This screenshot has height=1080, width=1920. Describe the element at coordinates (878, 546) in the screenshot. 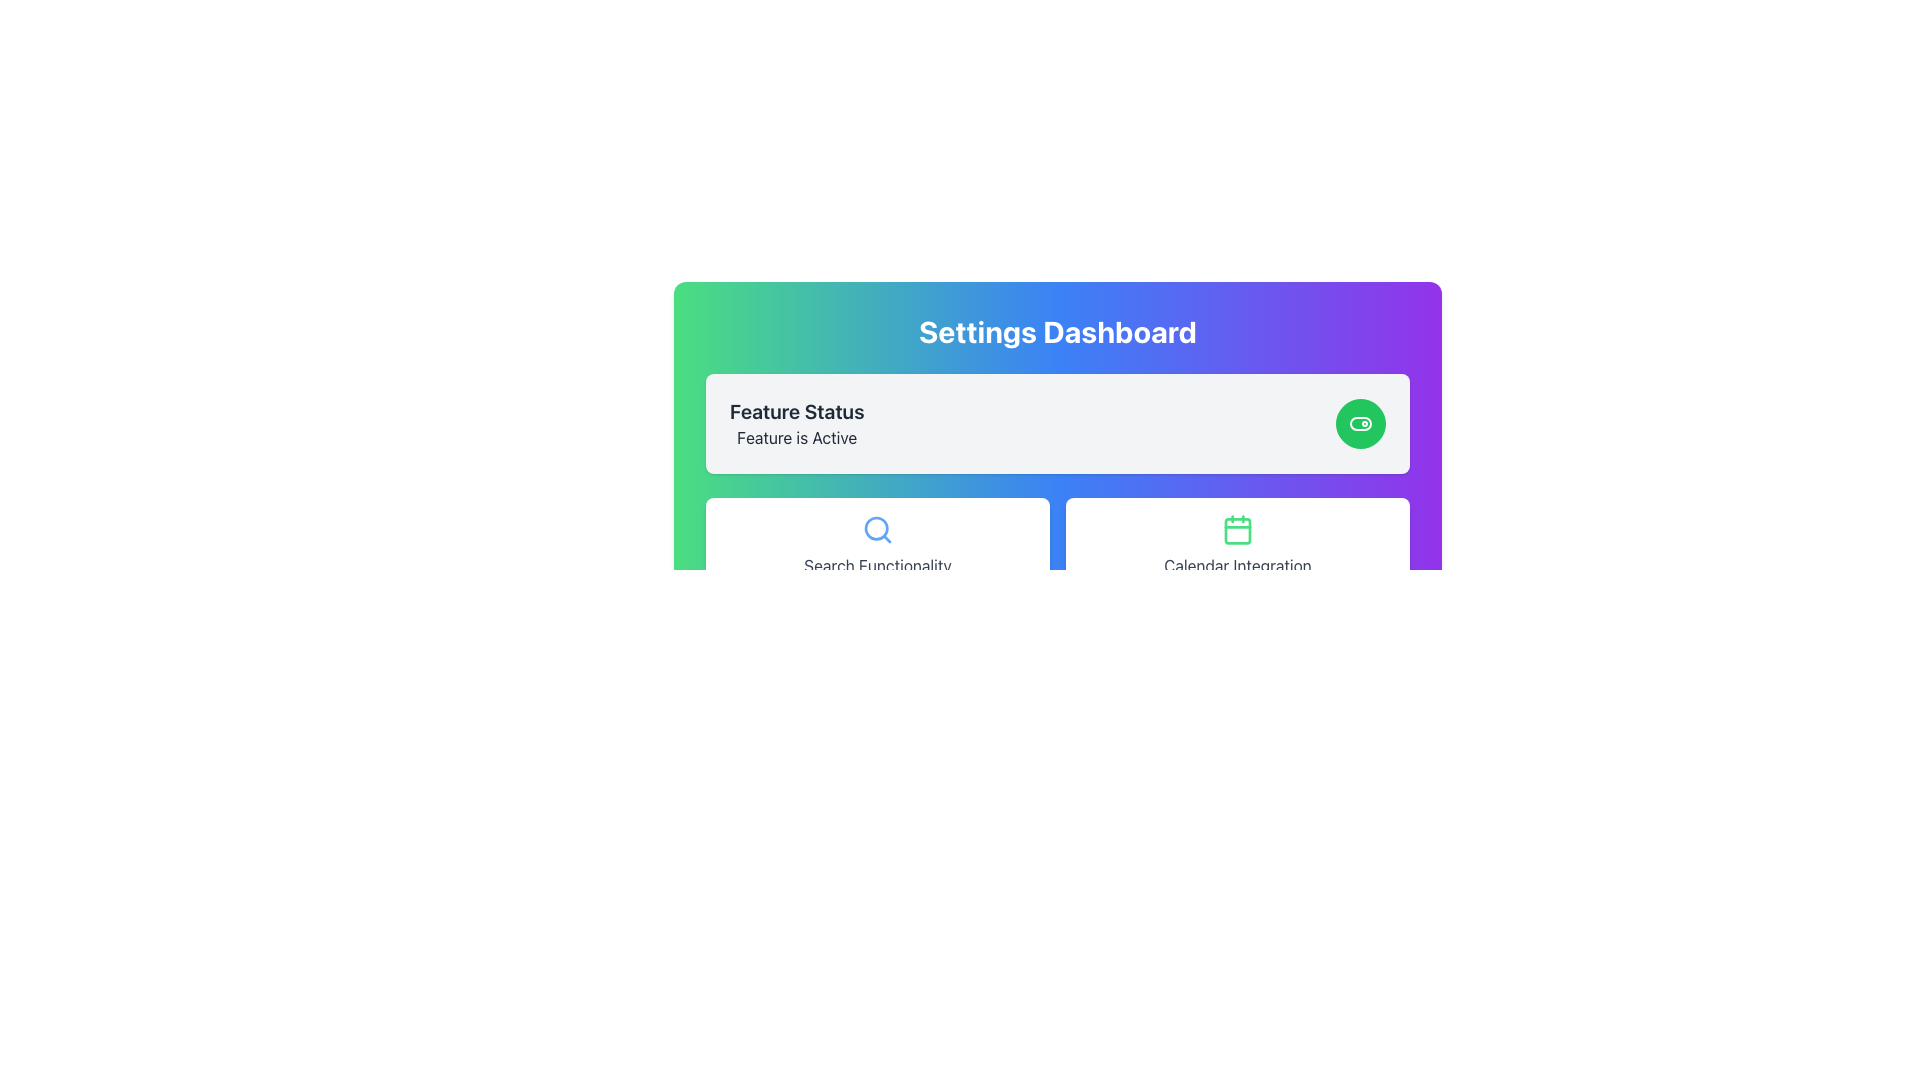

I see `the search card located to the left of the 'Calendar Integration' card within the 'Settings Dashboard'` at that location.